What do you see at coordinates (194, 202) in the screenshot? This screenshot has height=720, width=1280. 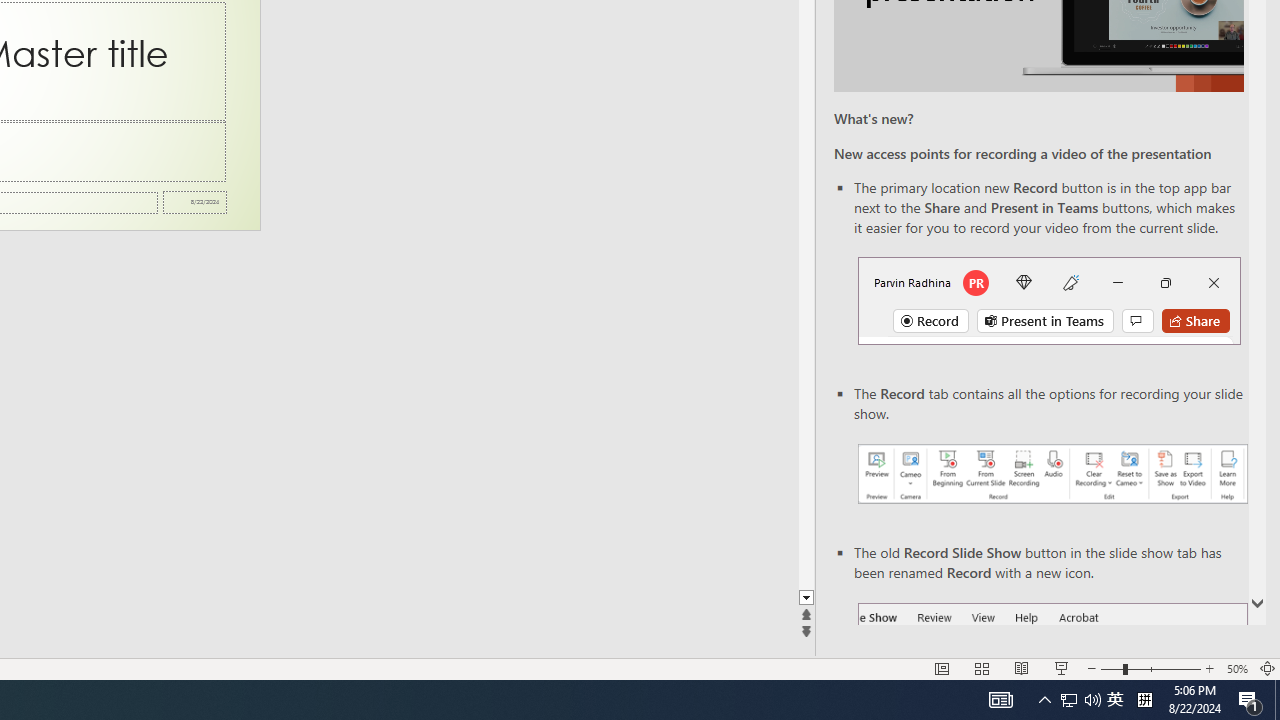 I see `'Date'` at bounding box center [194, 202].